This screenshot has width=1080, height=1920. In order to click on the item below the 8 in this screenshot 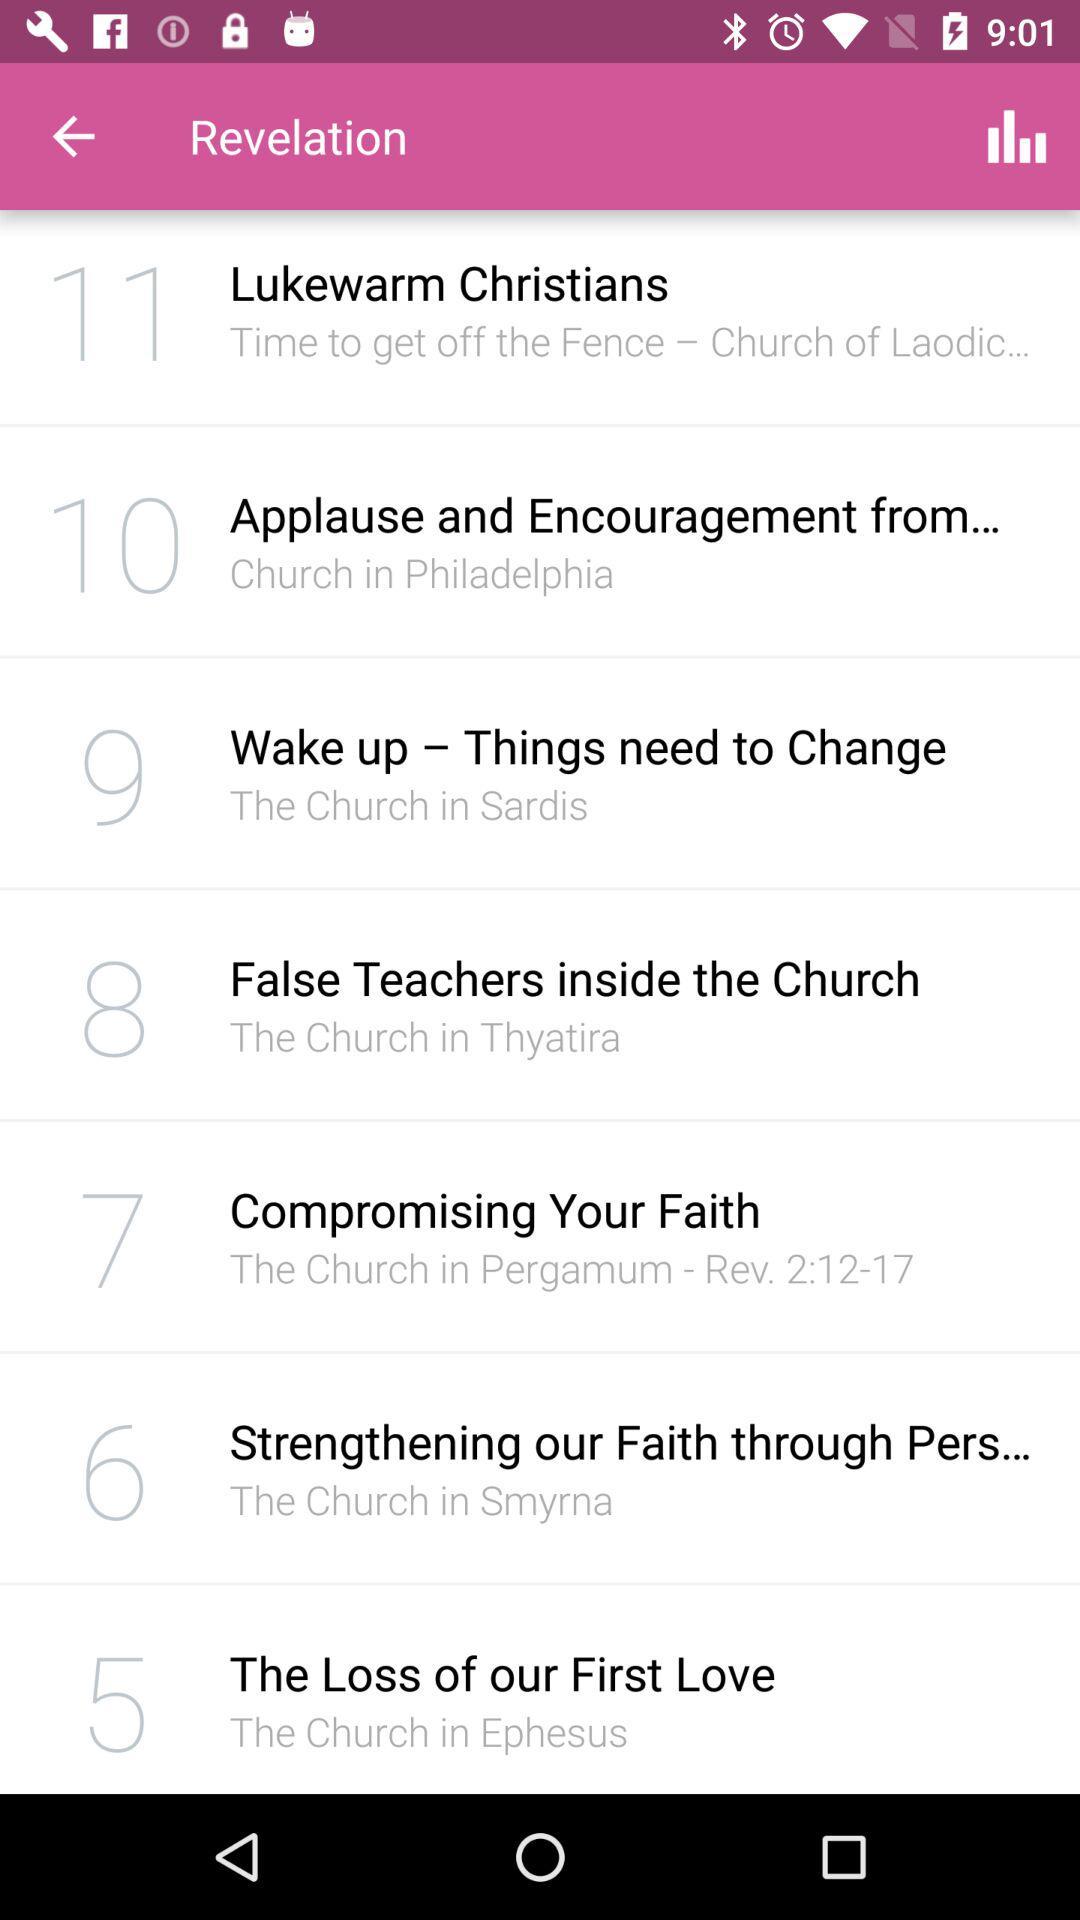, I will do `click(114, 1235)`.